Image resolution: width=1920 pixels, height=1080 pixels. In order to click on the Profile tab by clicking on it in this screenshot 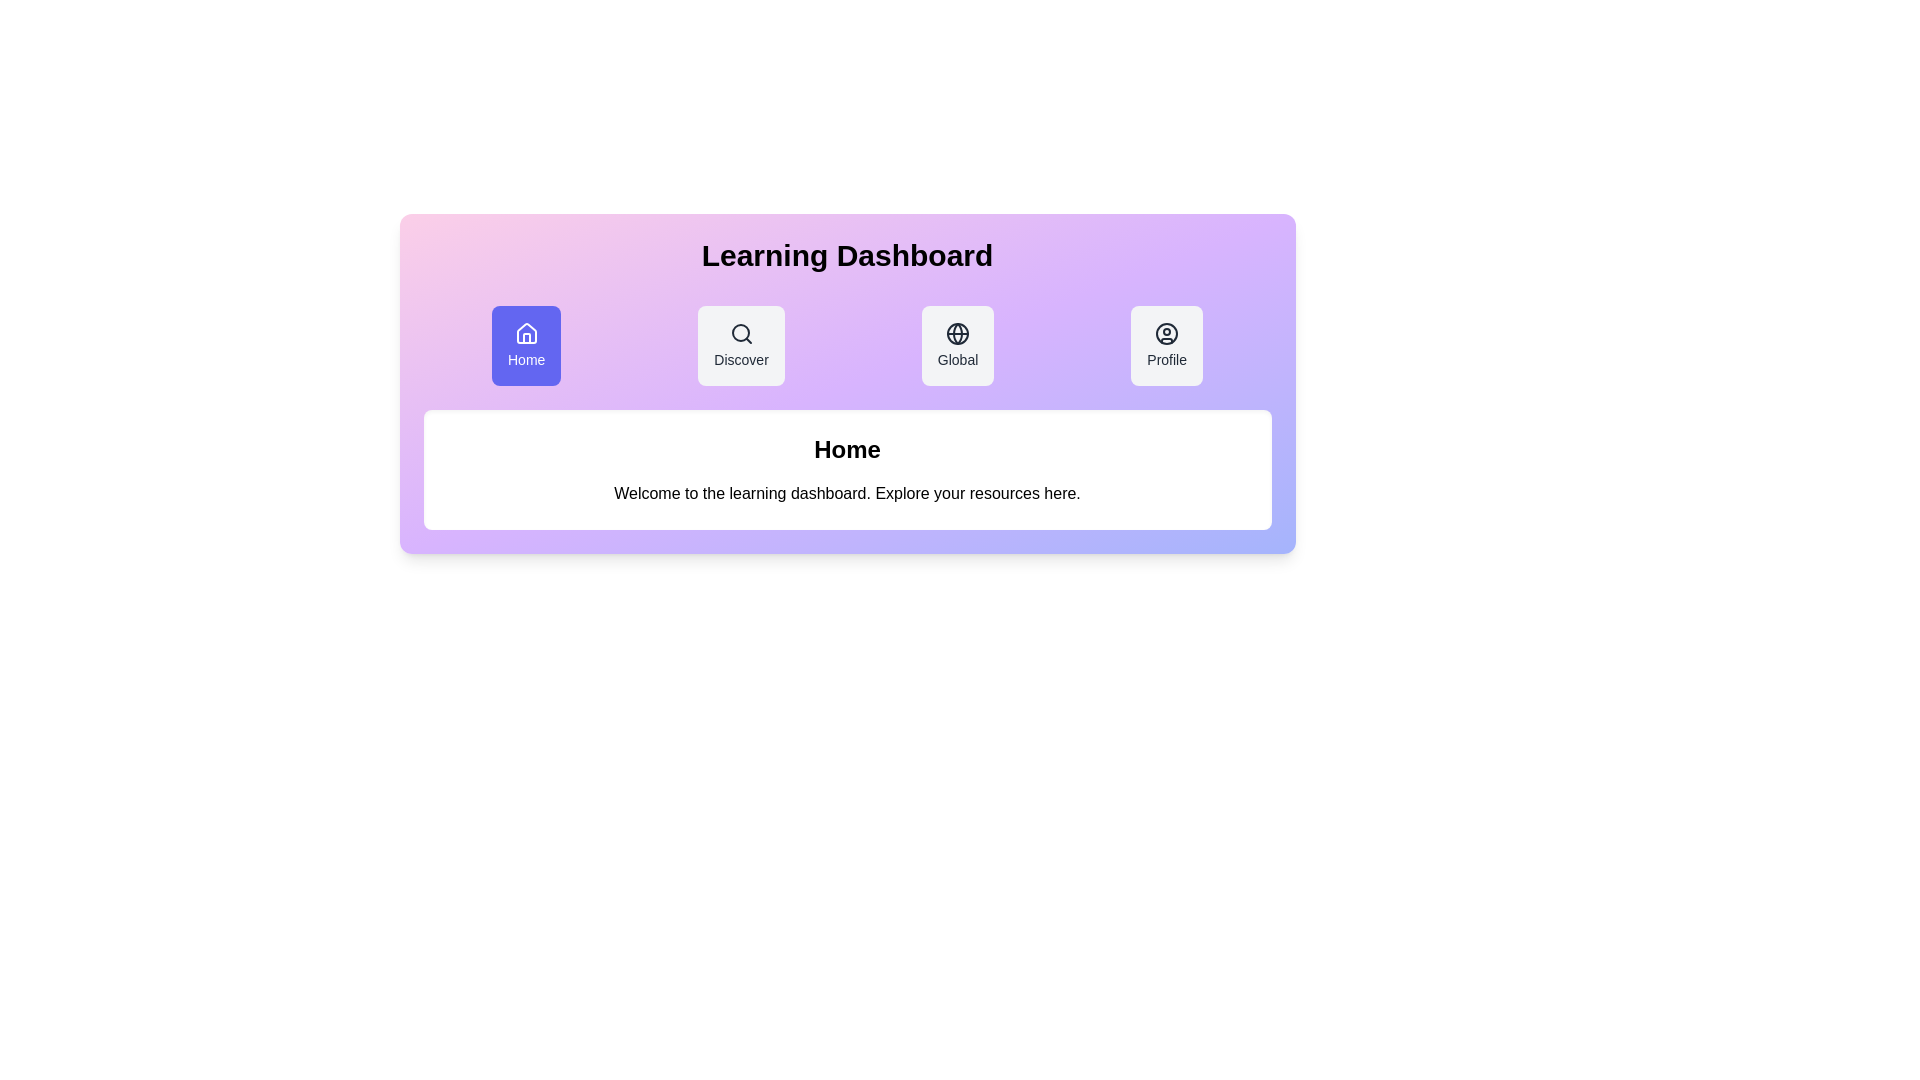, I will do `click(1167, 345)`.